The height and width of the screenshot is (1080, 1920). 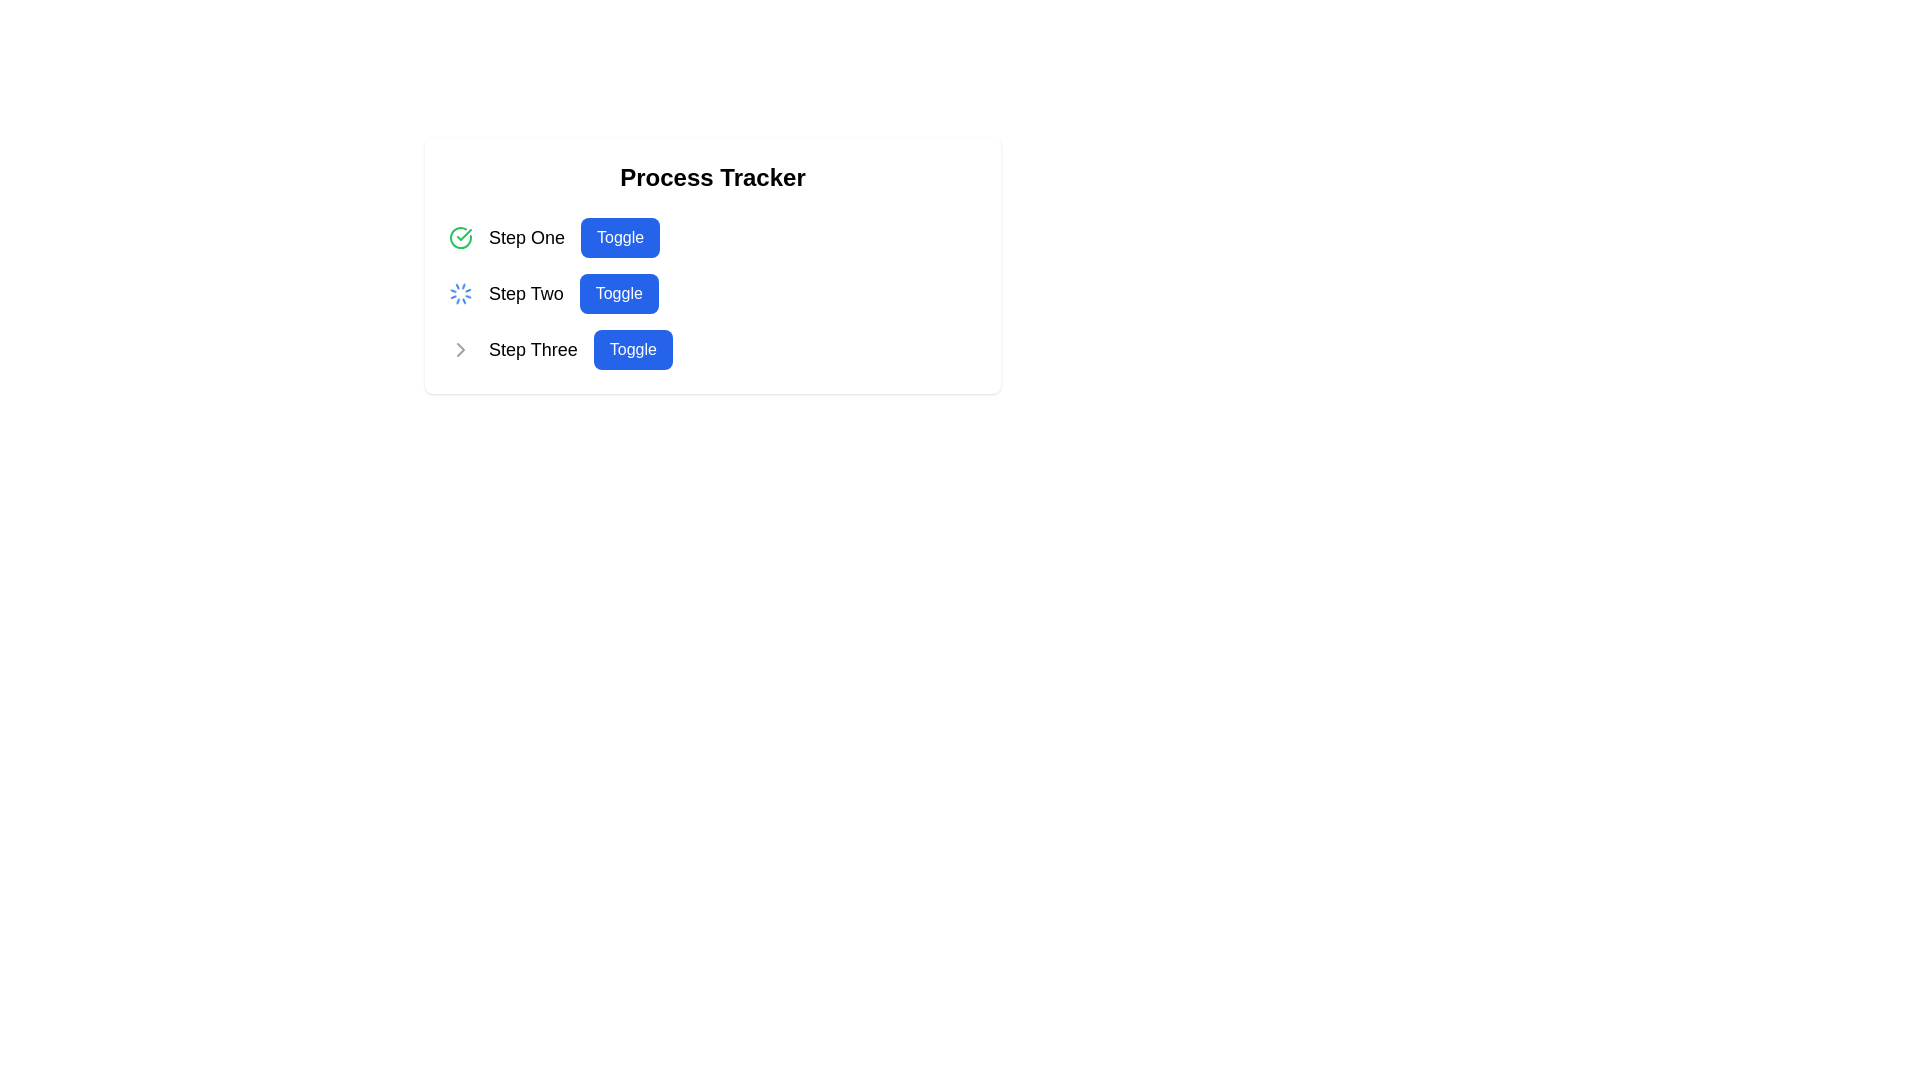 I want to click on the third step in the 'Process Tracker' list, so click(x=713, y=349).